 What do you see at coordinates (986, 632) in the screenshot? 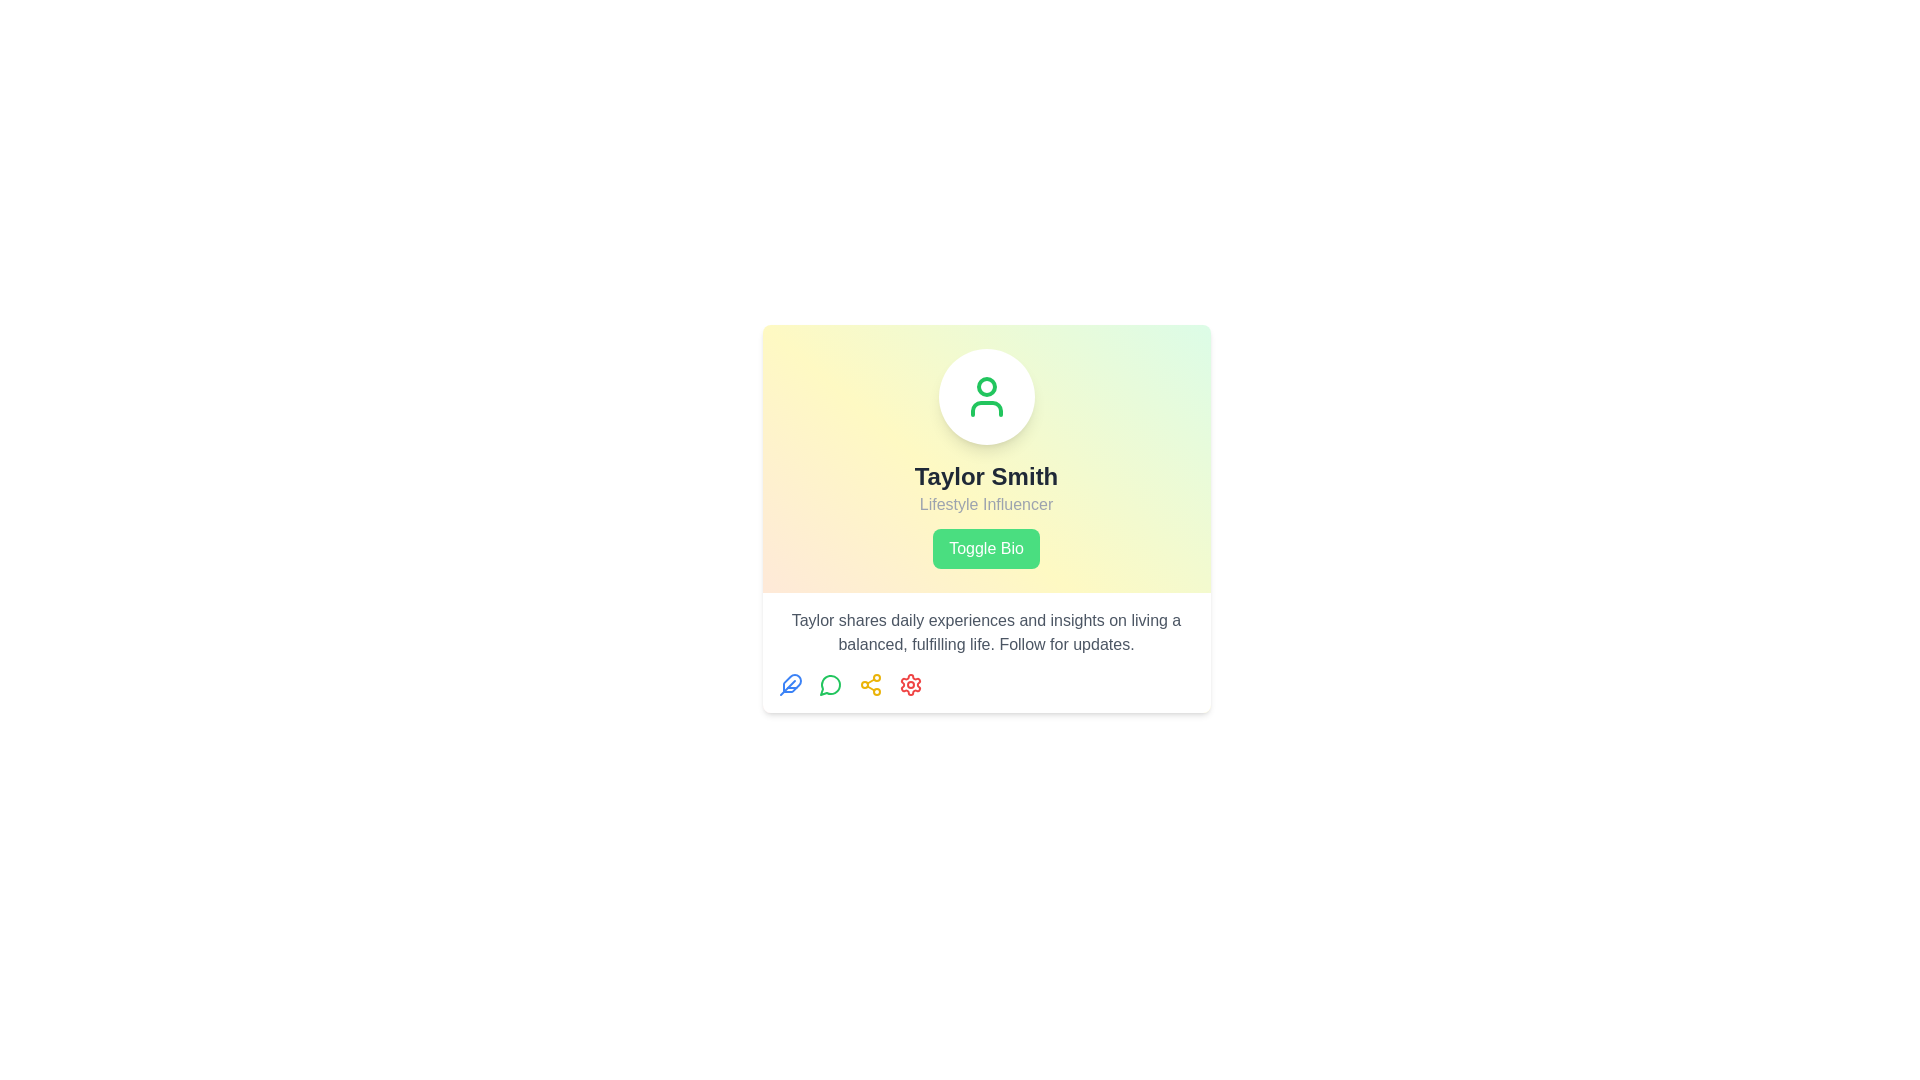
I see `informational text block element, which is styled in light gray font and located in the center of a white card layout below the 'Toggle Bio' button` at bounding box center [986, 632].